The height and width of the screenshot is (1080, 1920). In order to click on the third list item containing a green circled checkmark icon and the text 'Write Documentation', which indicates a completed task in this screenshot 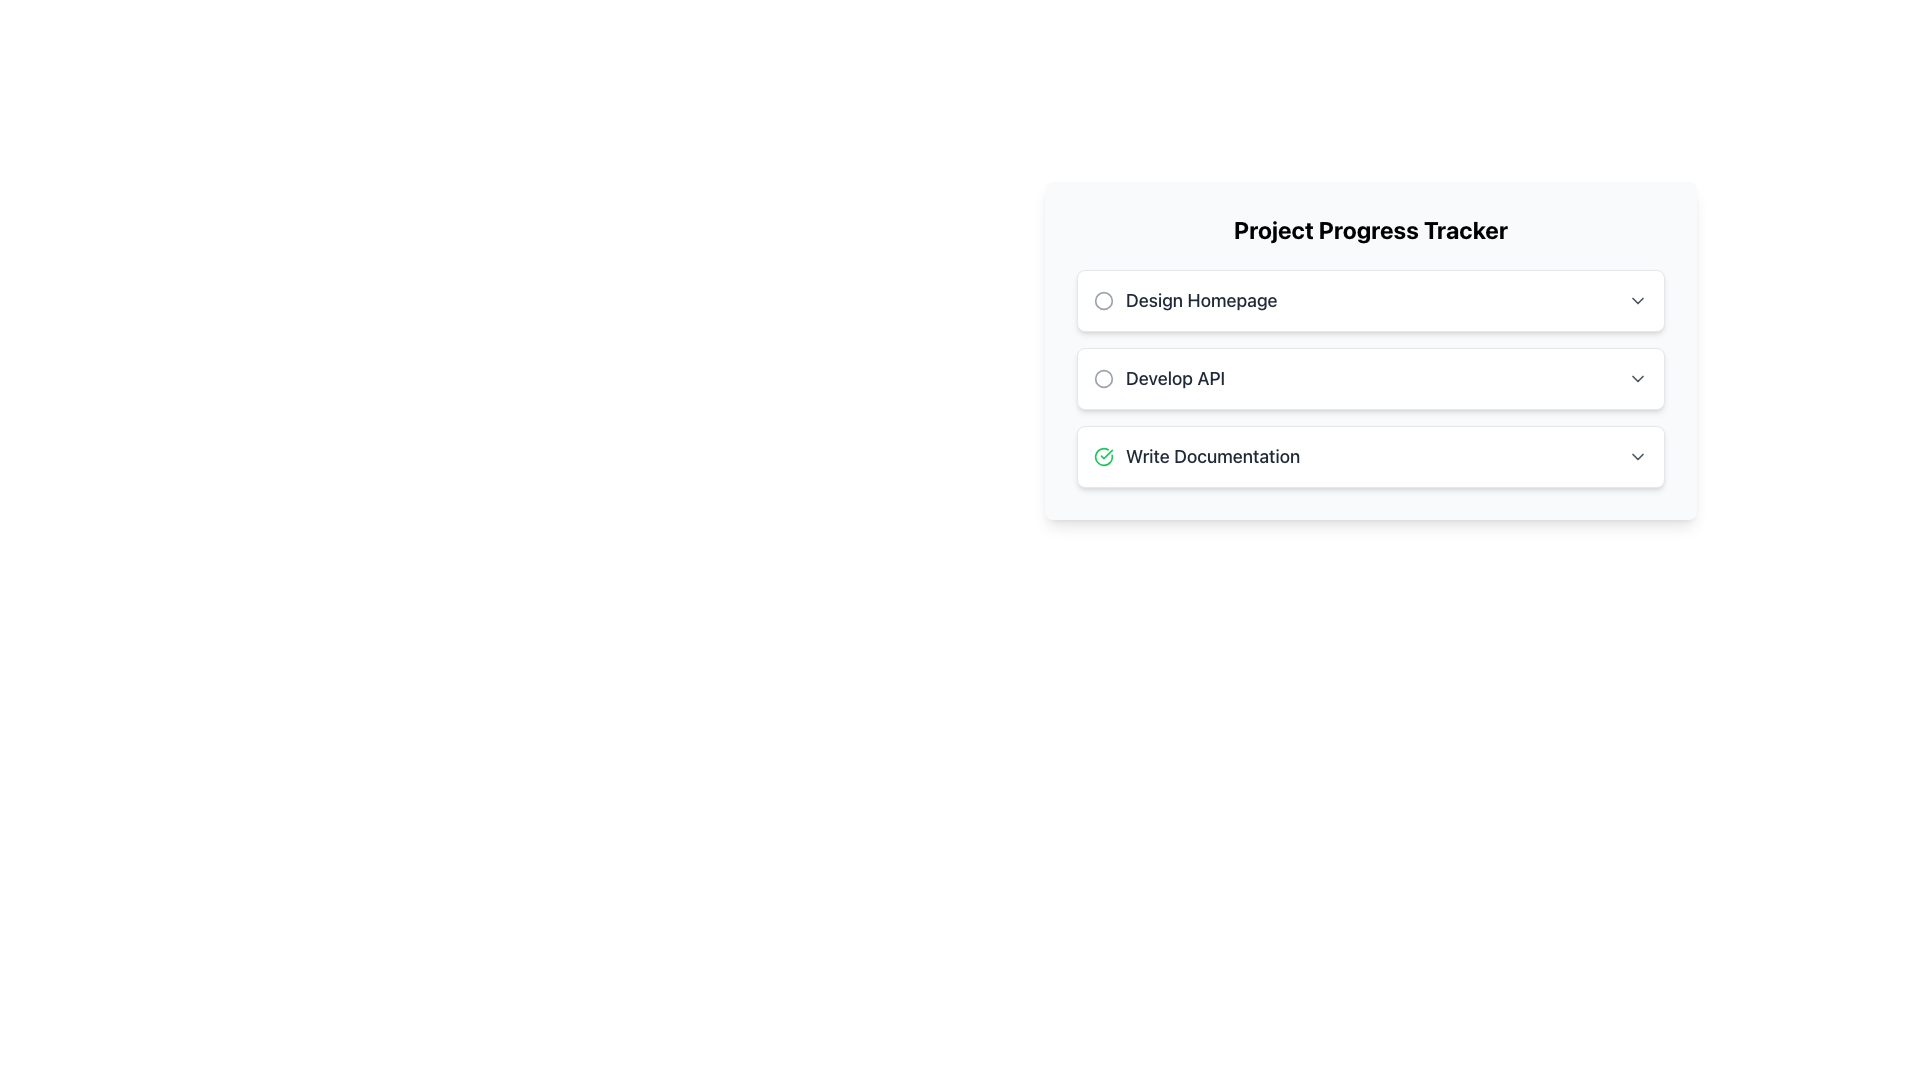, I will do `click(1197, 456)`.